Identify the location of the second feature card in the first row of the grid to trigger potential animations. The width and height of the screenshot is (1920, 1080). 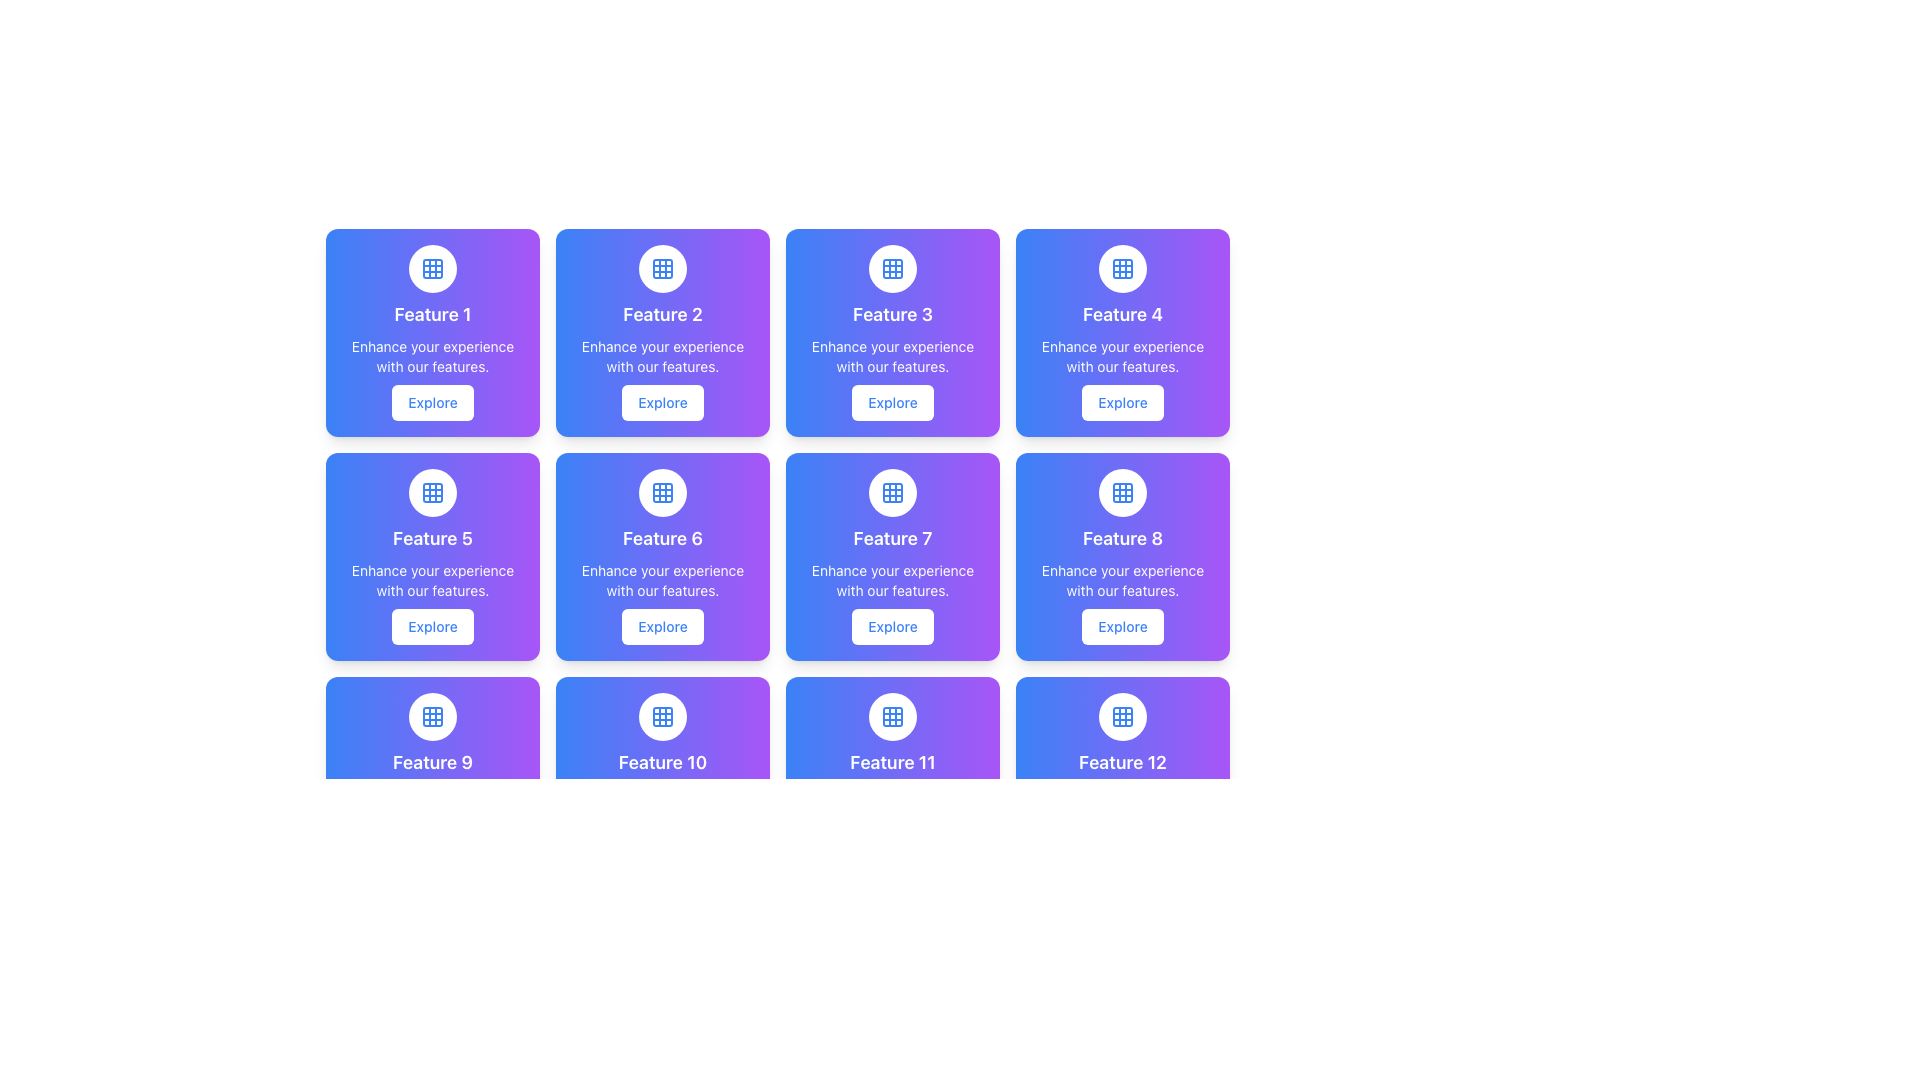
(662, 331).